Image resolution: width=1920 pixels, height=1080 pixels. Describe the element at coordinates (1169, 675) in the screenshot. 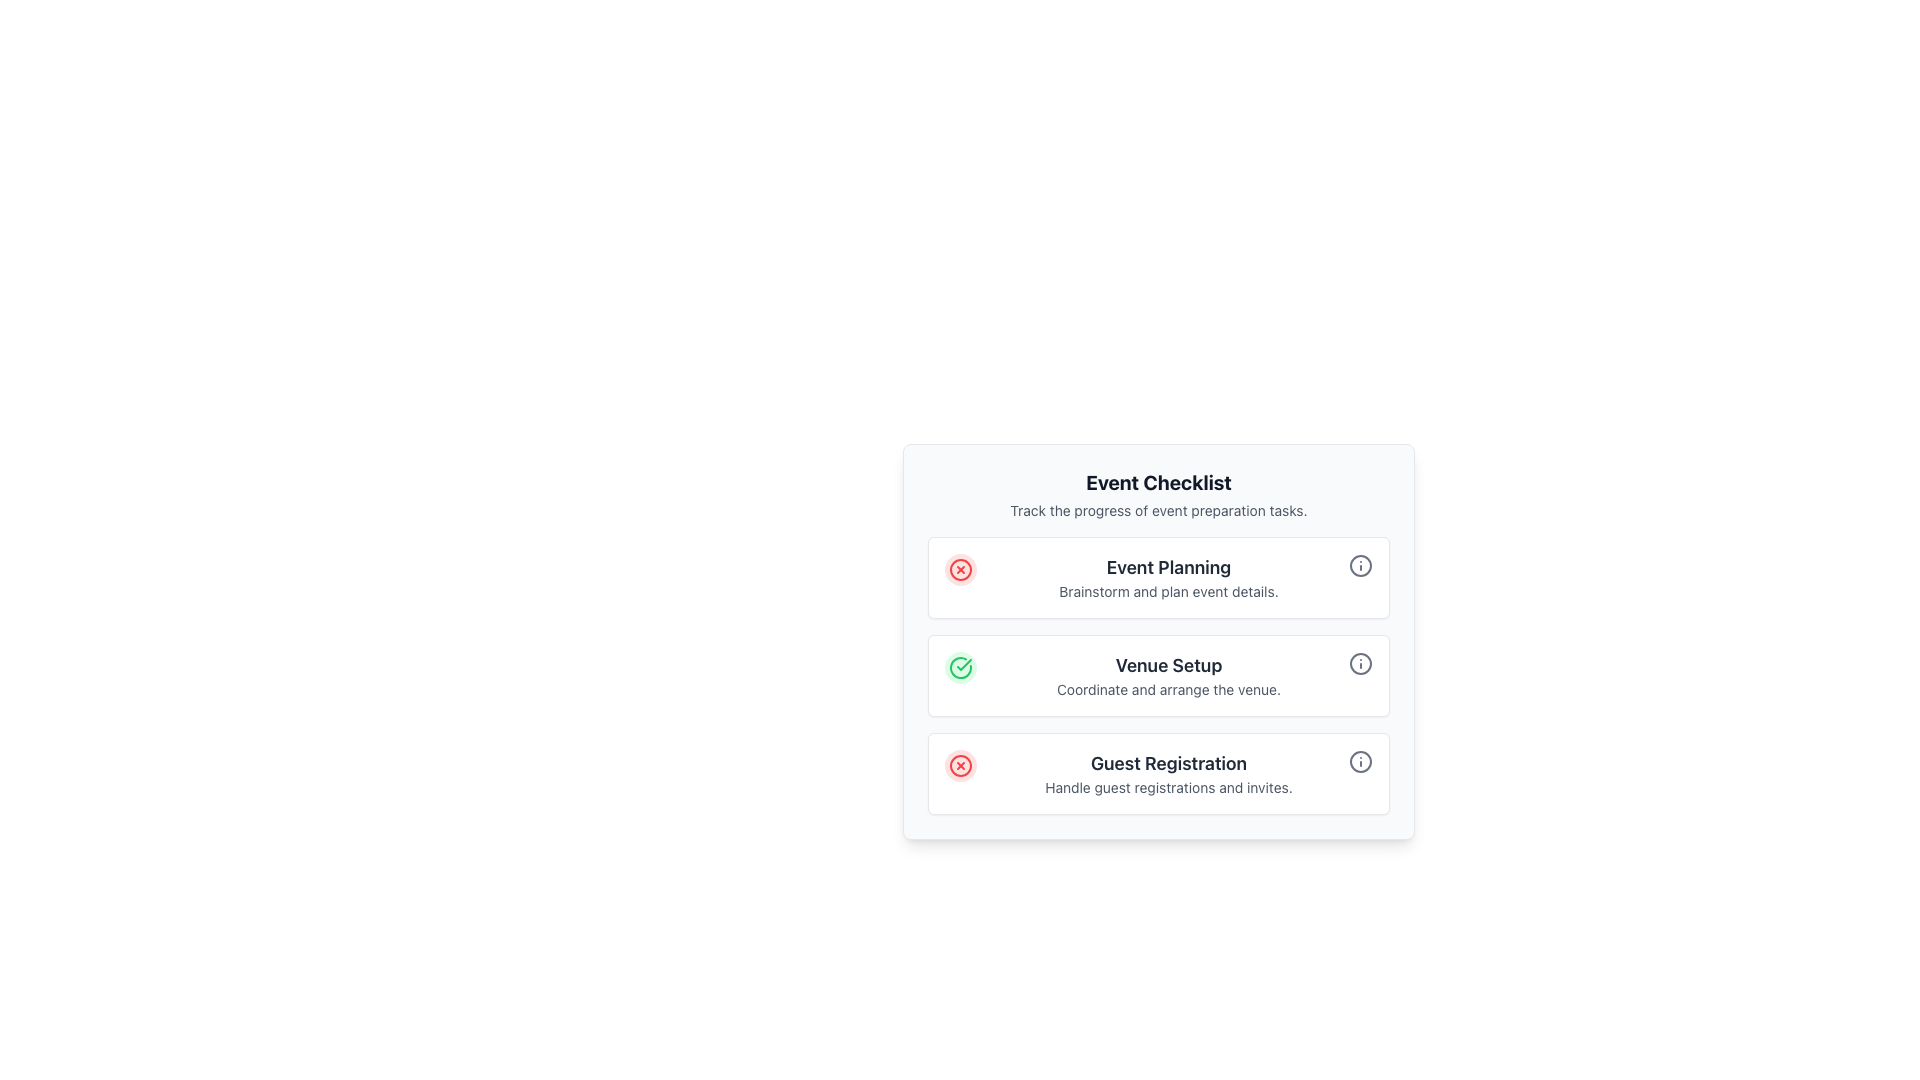

I see `displayed text from the Text Display Element labeled 'Venue Setup', which contains the bold text 'Venue Setup' and the smaller gray text 'Coordinate and arrange the venue.'` at that location.